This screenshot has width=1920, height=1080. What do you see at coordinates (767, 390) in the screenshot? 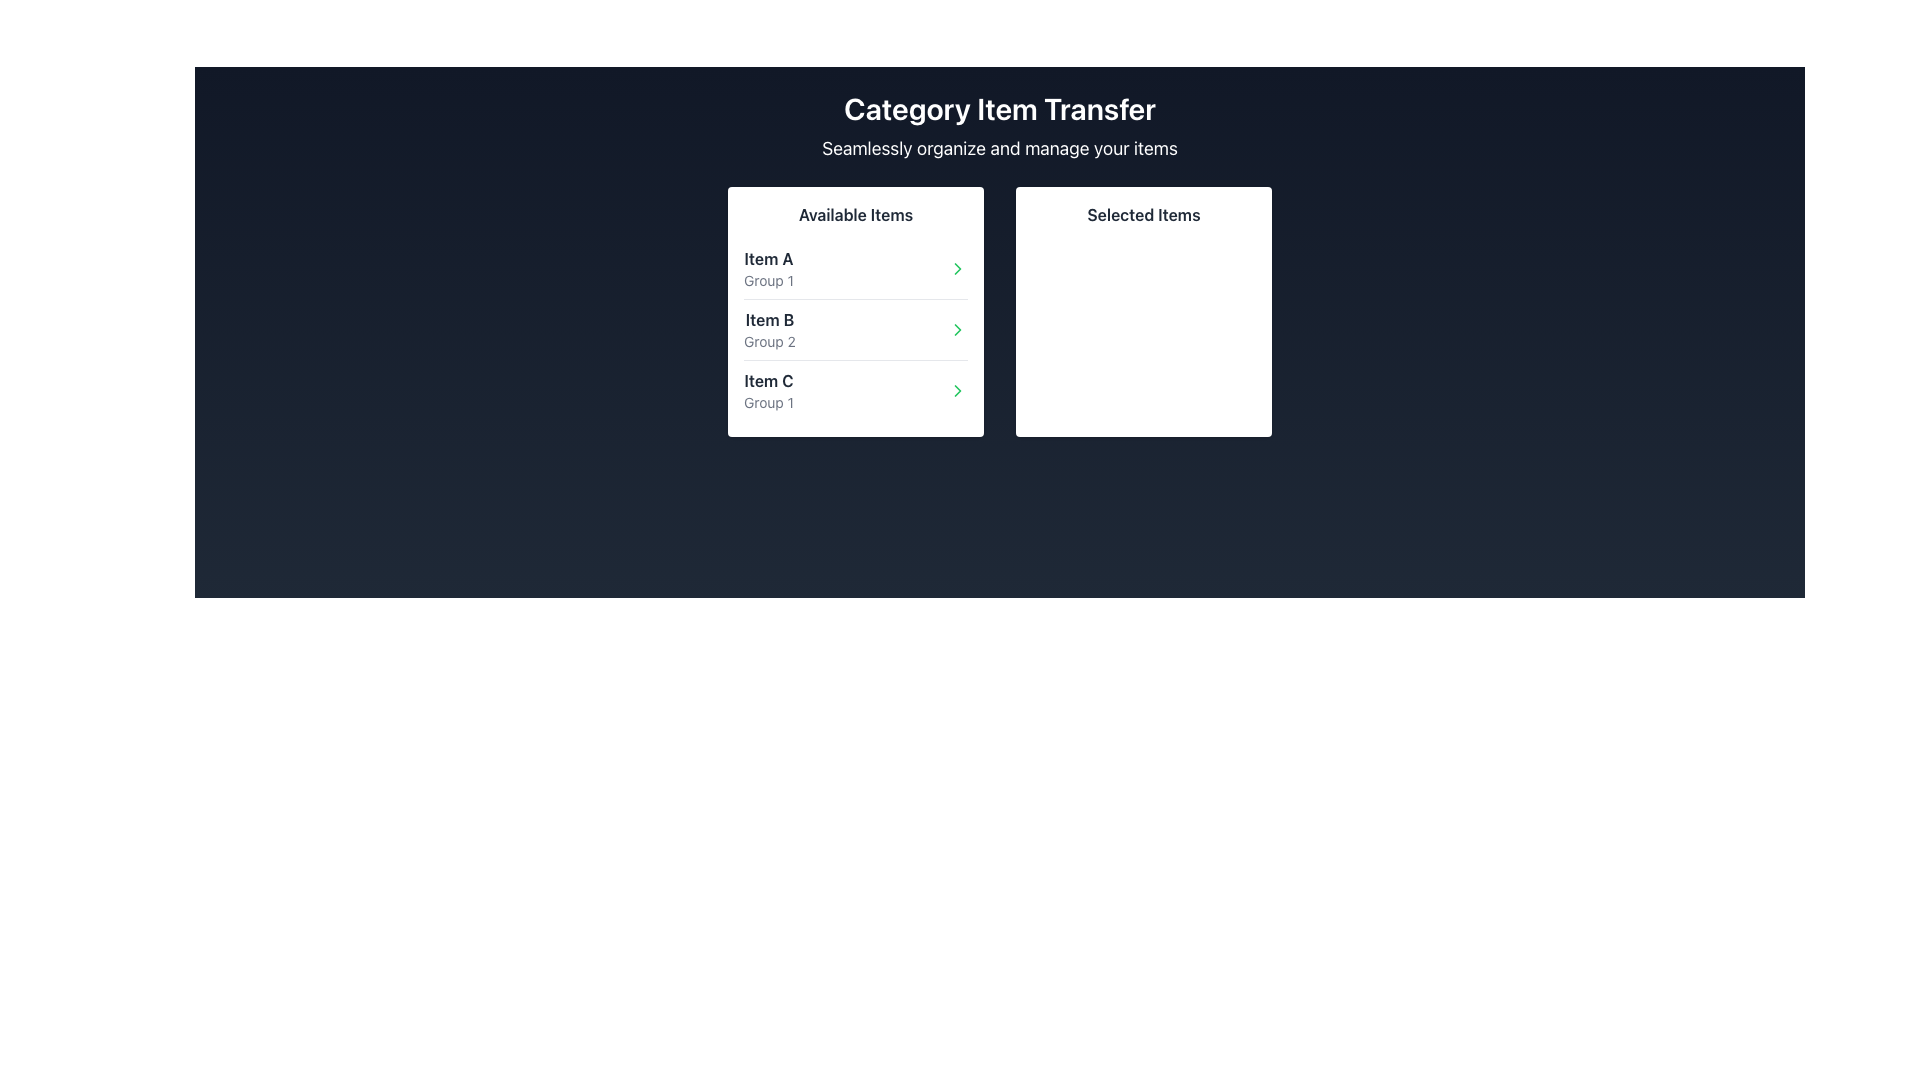
I see `the text label displaying 'Item C'` at bounding box center [767, 390].